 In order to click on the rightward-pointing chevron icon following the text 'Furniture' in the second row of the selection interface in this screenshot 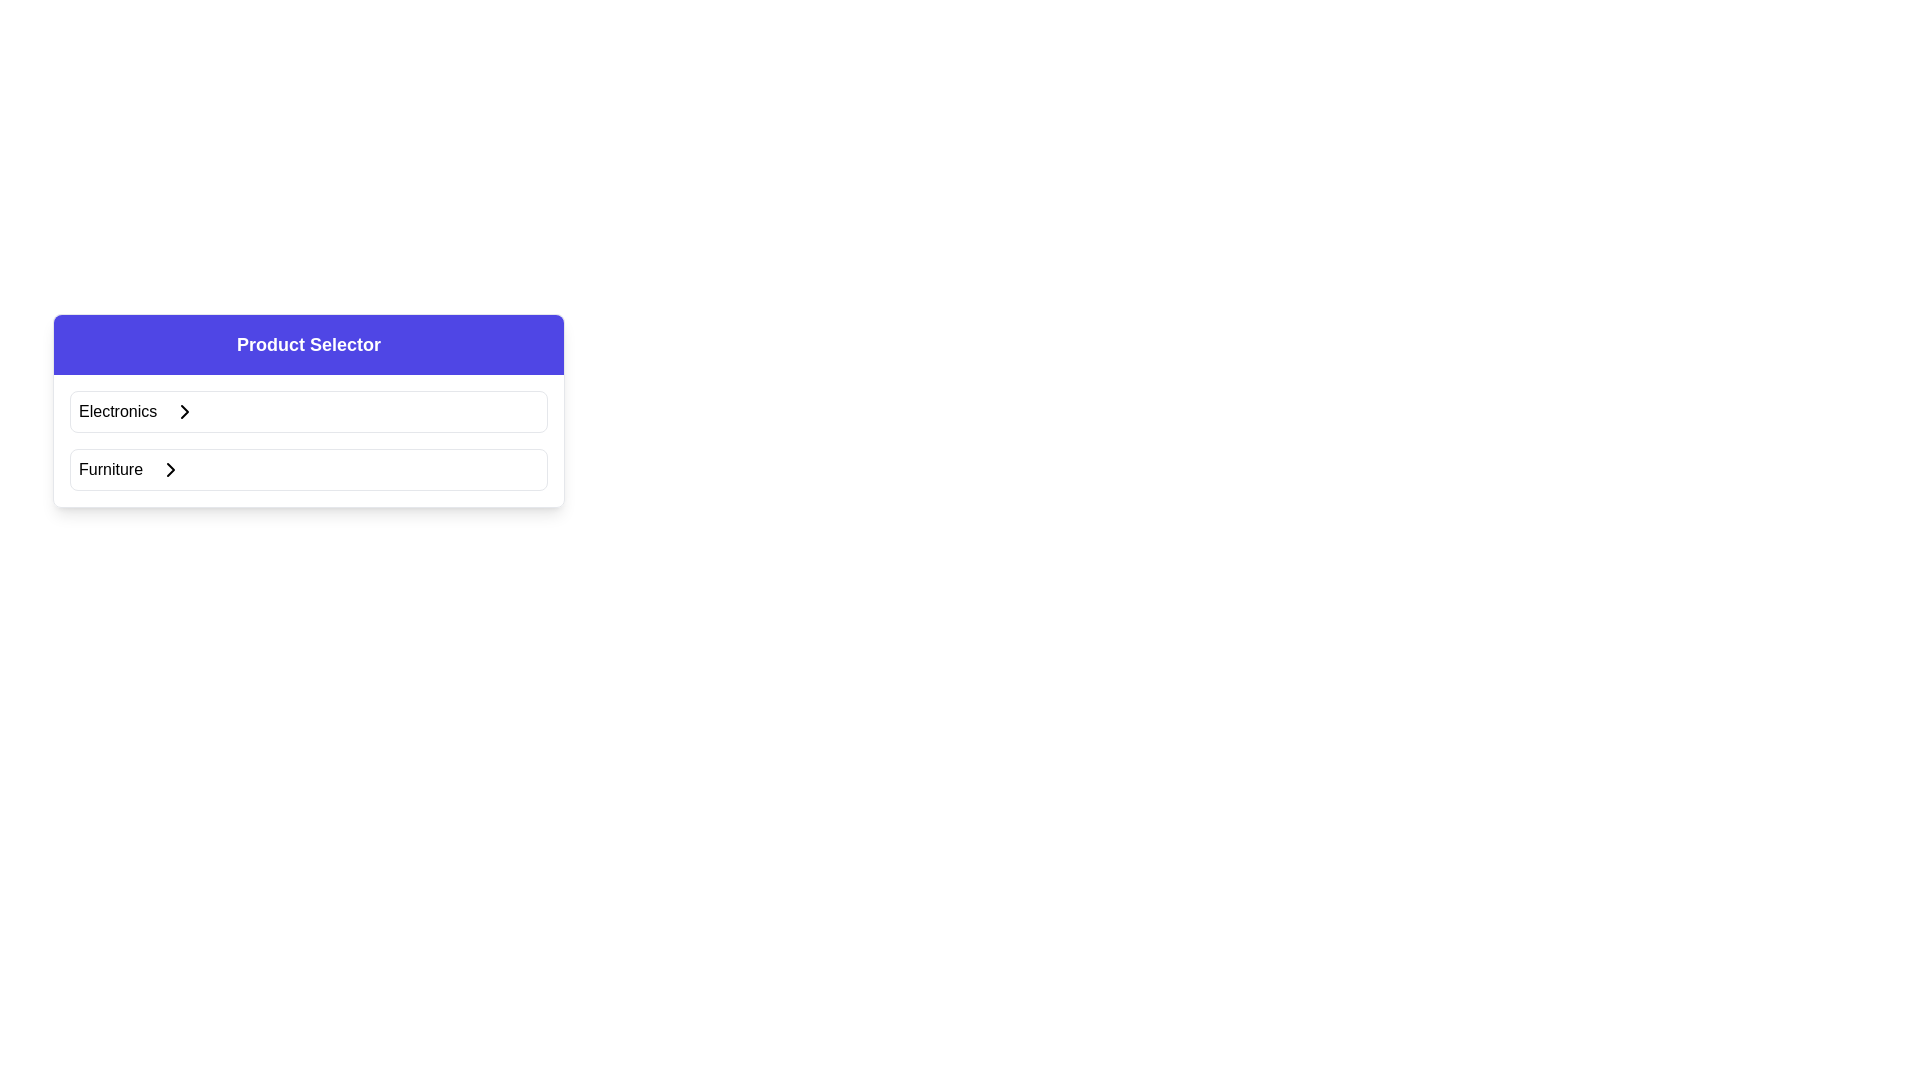, I will do `click(171, 470)`.